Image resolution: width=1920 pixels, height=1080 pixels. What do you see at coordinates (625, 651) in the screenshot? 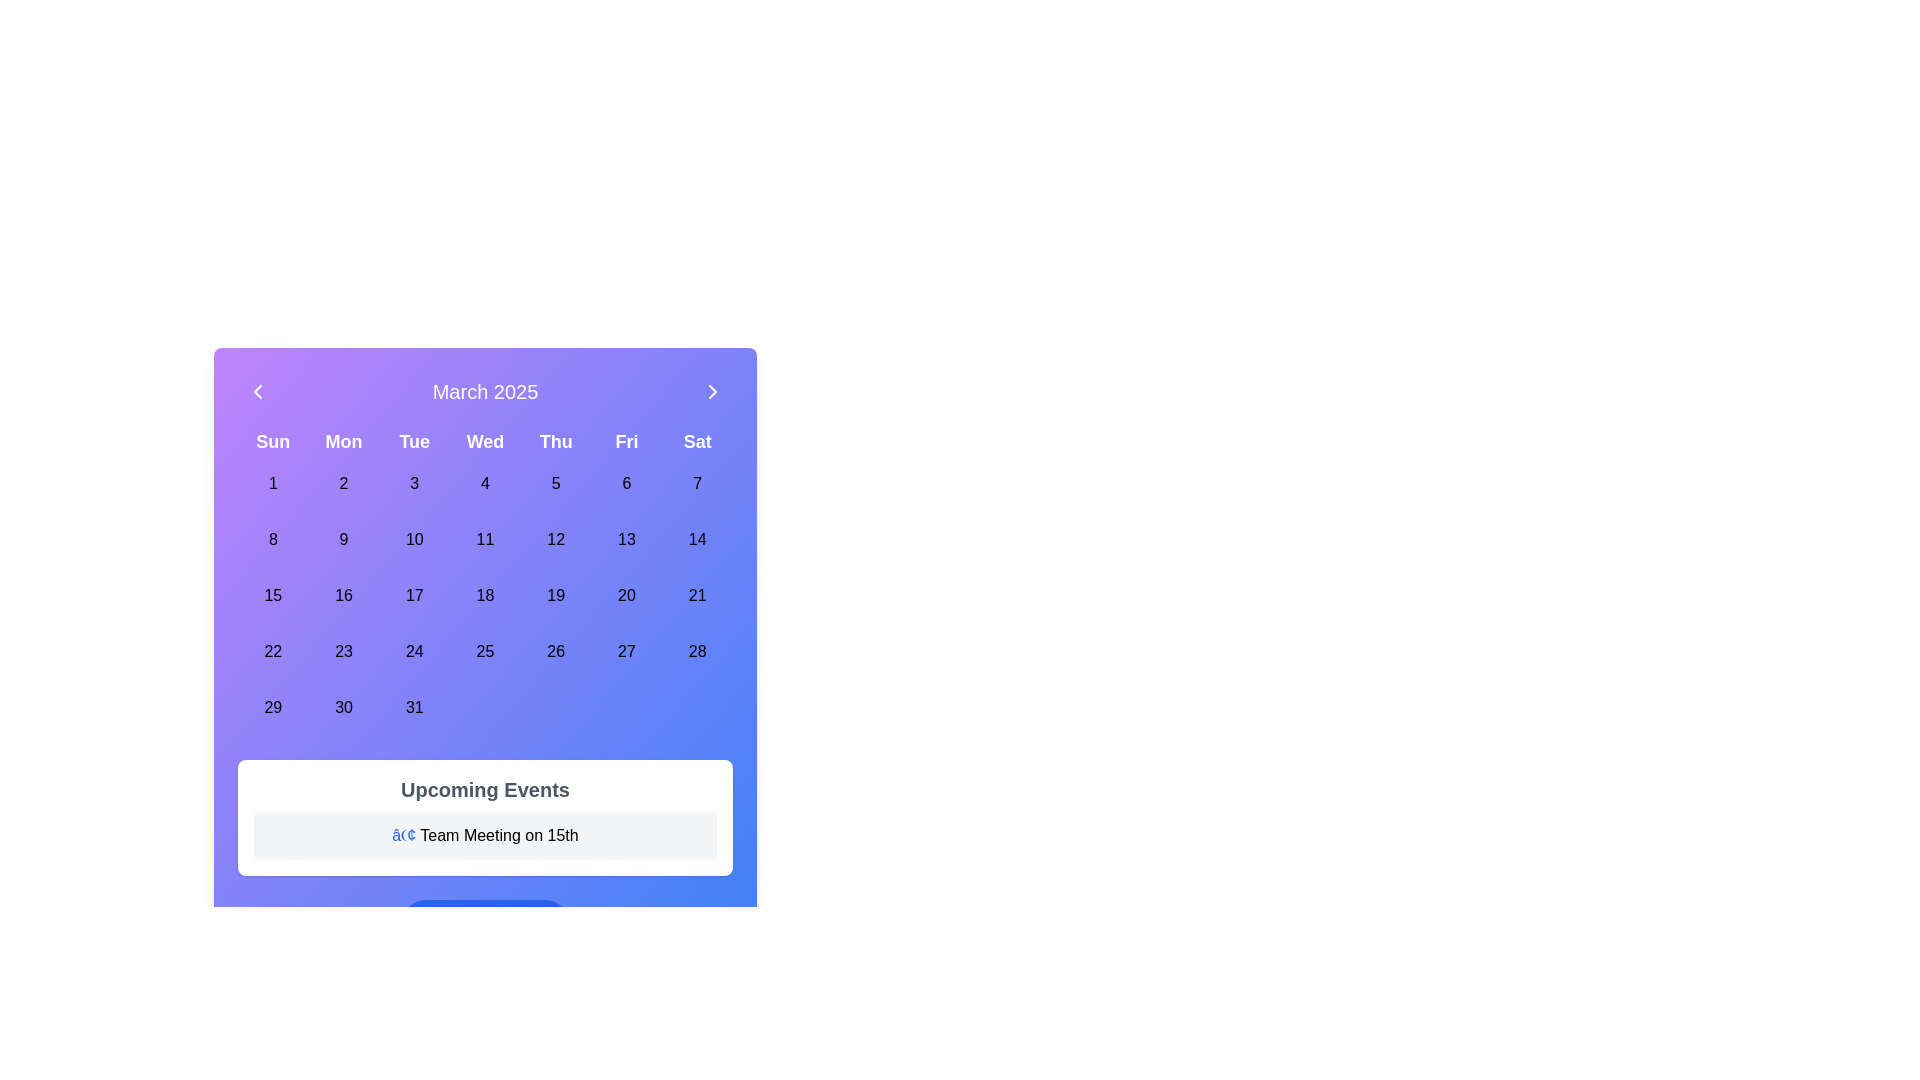
I see `the circular button labeled '27' in the calendar grid` at bounding box center [625, 651].